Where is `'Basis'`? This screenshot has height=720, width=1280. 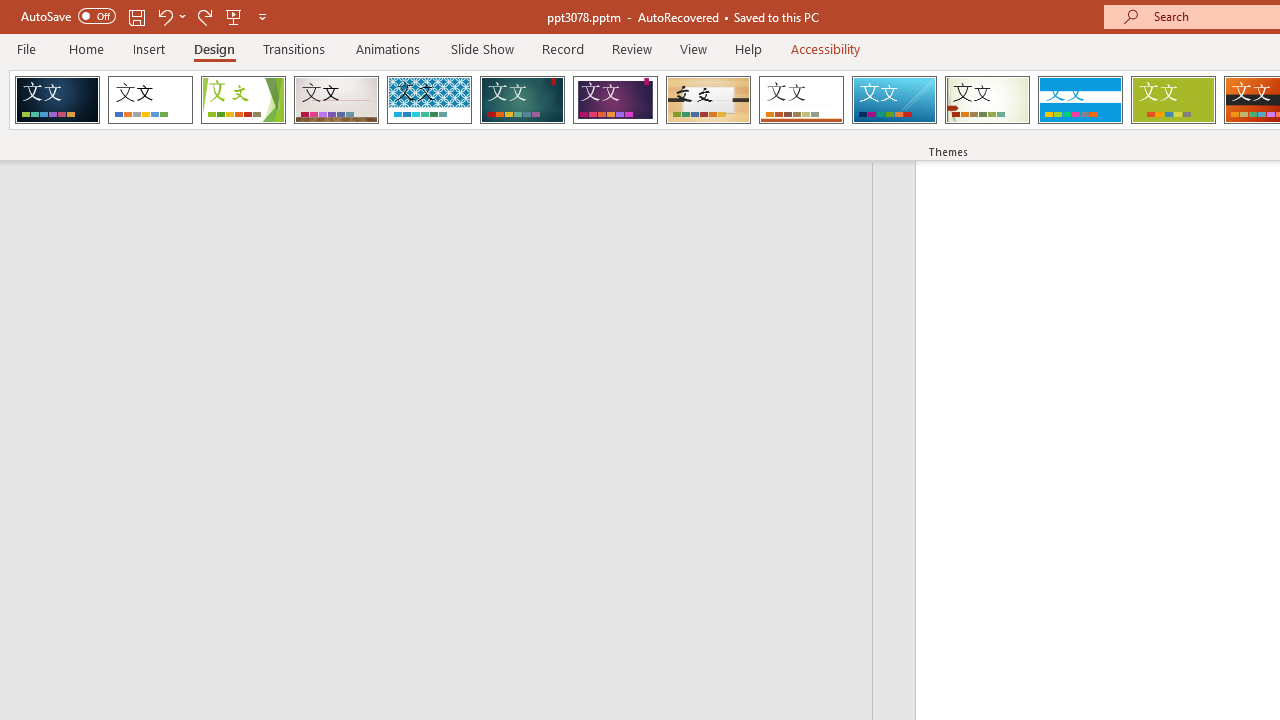 'Basis' is located at coordinates (1173, 100).